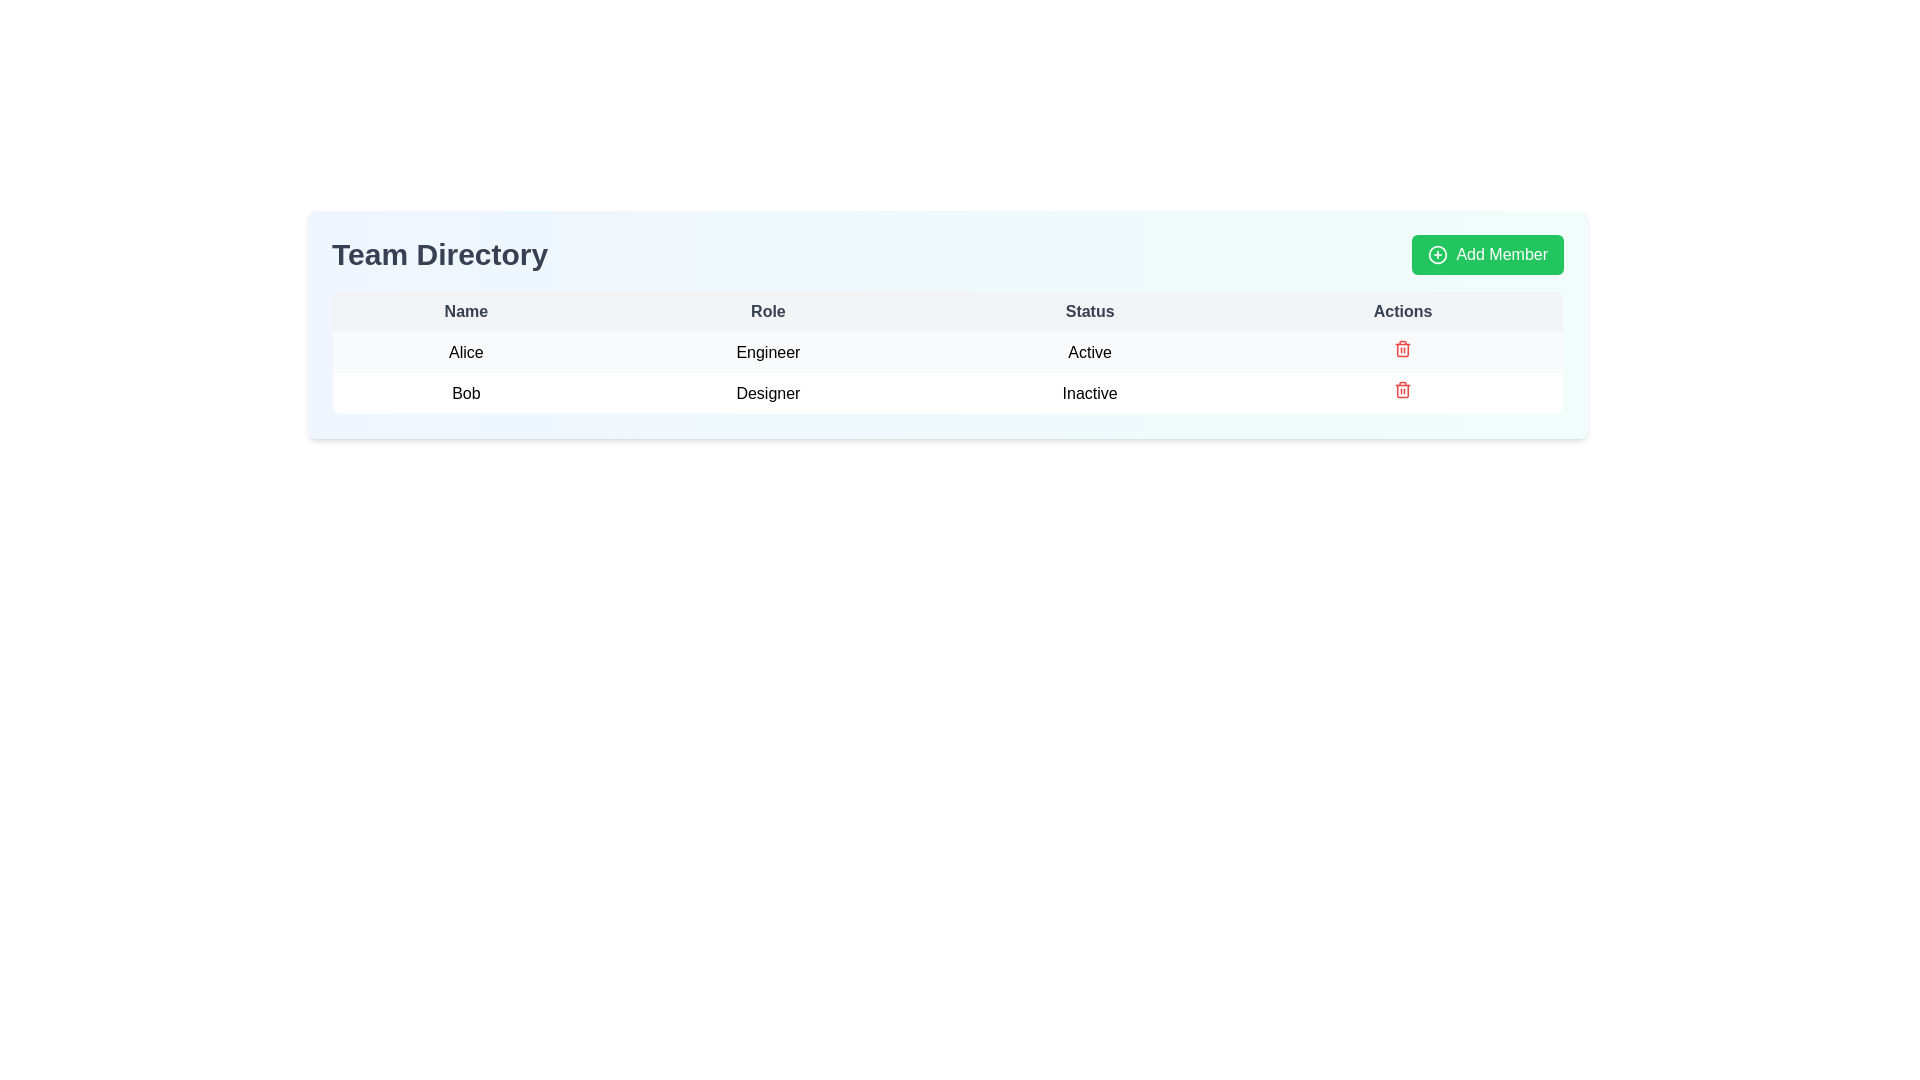 The width and height of the screenshot is (1920, 1080). I want to click on the 'Active' status text label in the 'Team Directory' table, located in the second column of the second row under the 'Status' column, so click(1089, 351).